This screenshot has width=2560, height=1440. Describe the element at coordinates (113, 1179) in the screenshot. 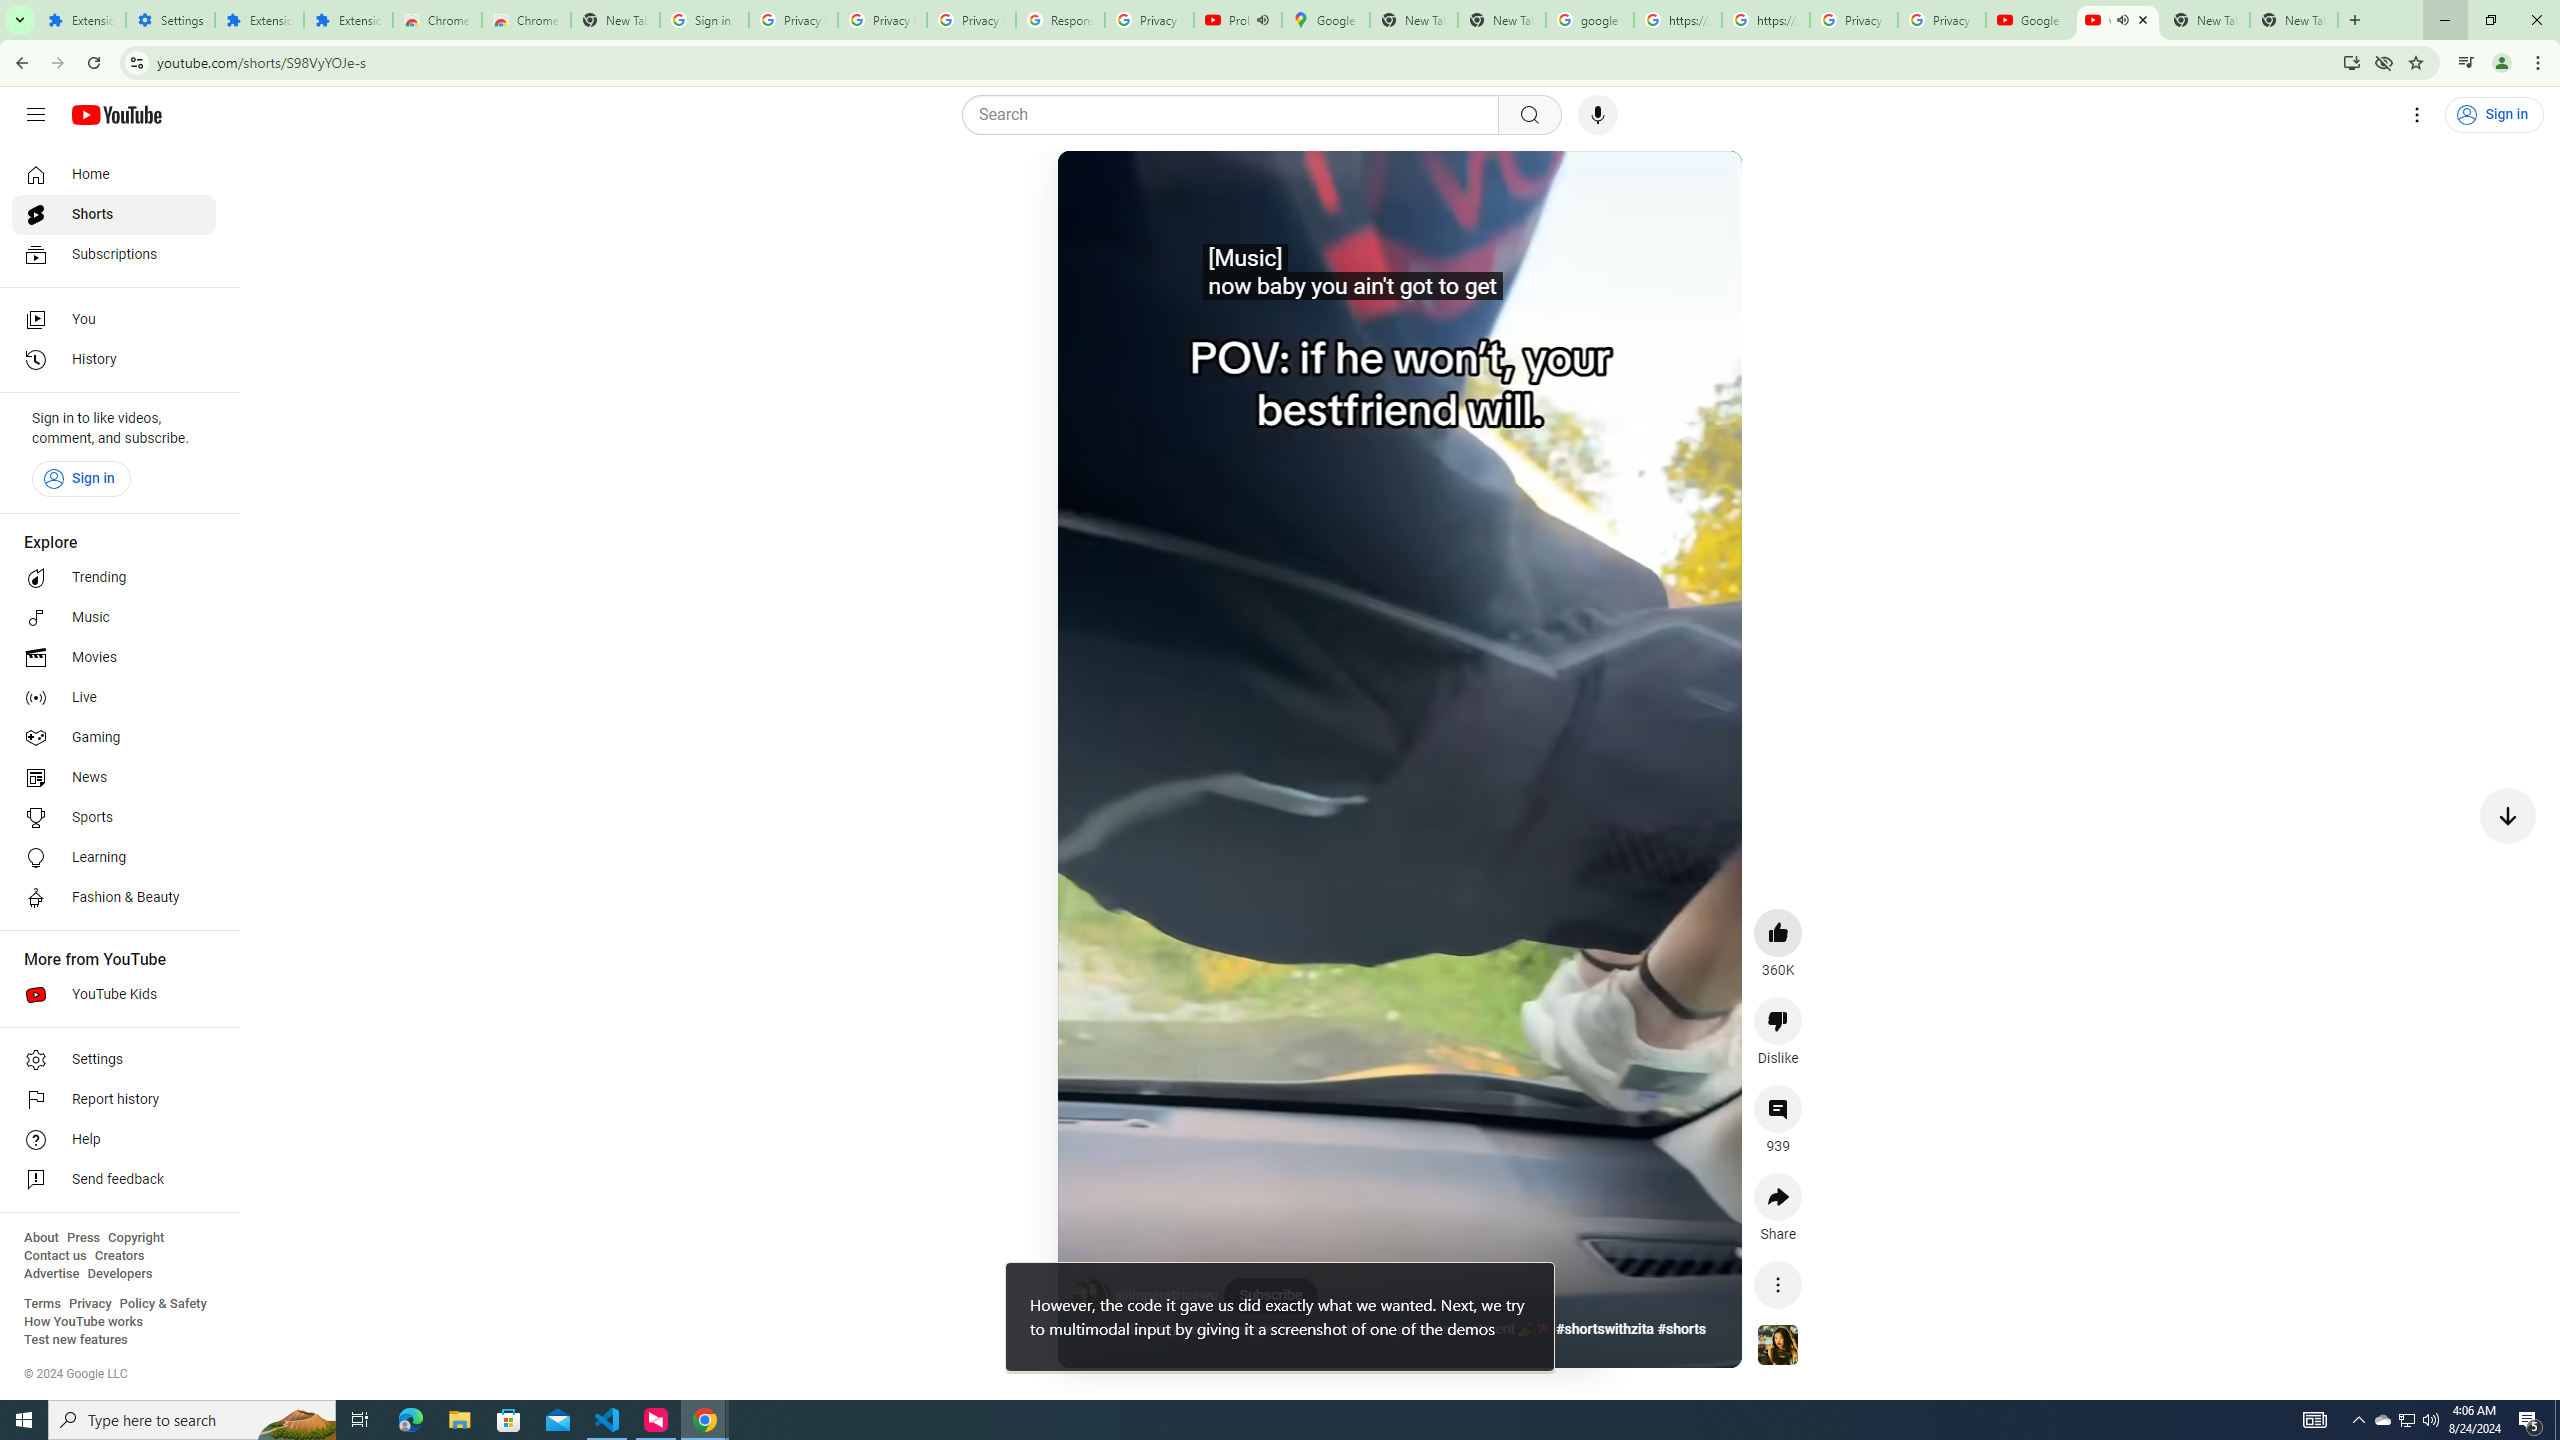

I see `'Send feedback'` at that location.